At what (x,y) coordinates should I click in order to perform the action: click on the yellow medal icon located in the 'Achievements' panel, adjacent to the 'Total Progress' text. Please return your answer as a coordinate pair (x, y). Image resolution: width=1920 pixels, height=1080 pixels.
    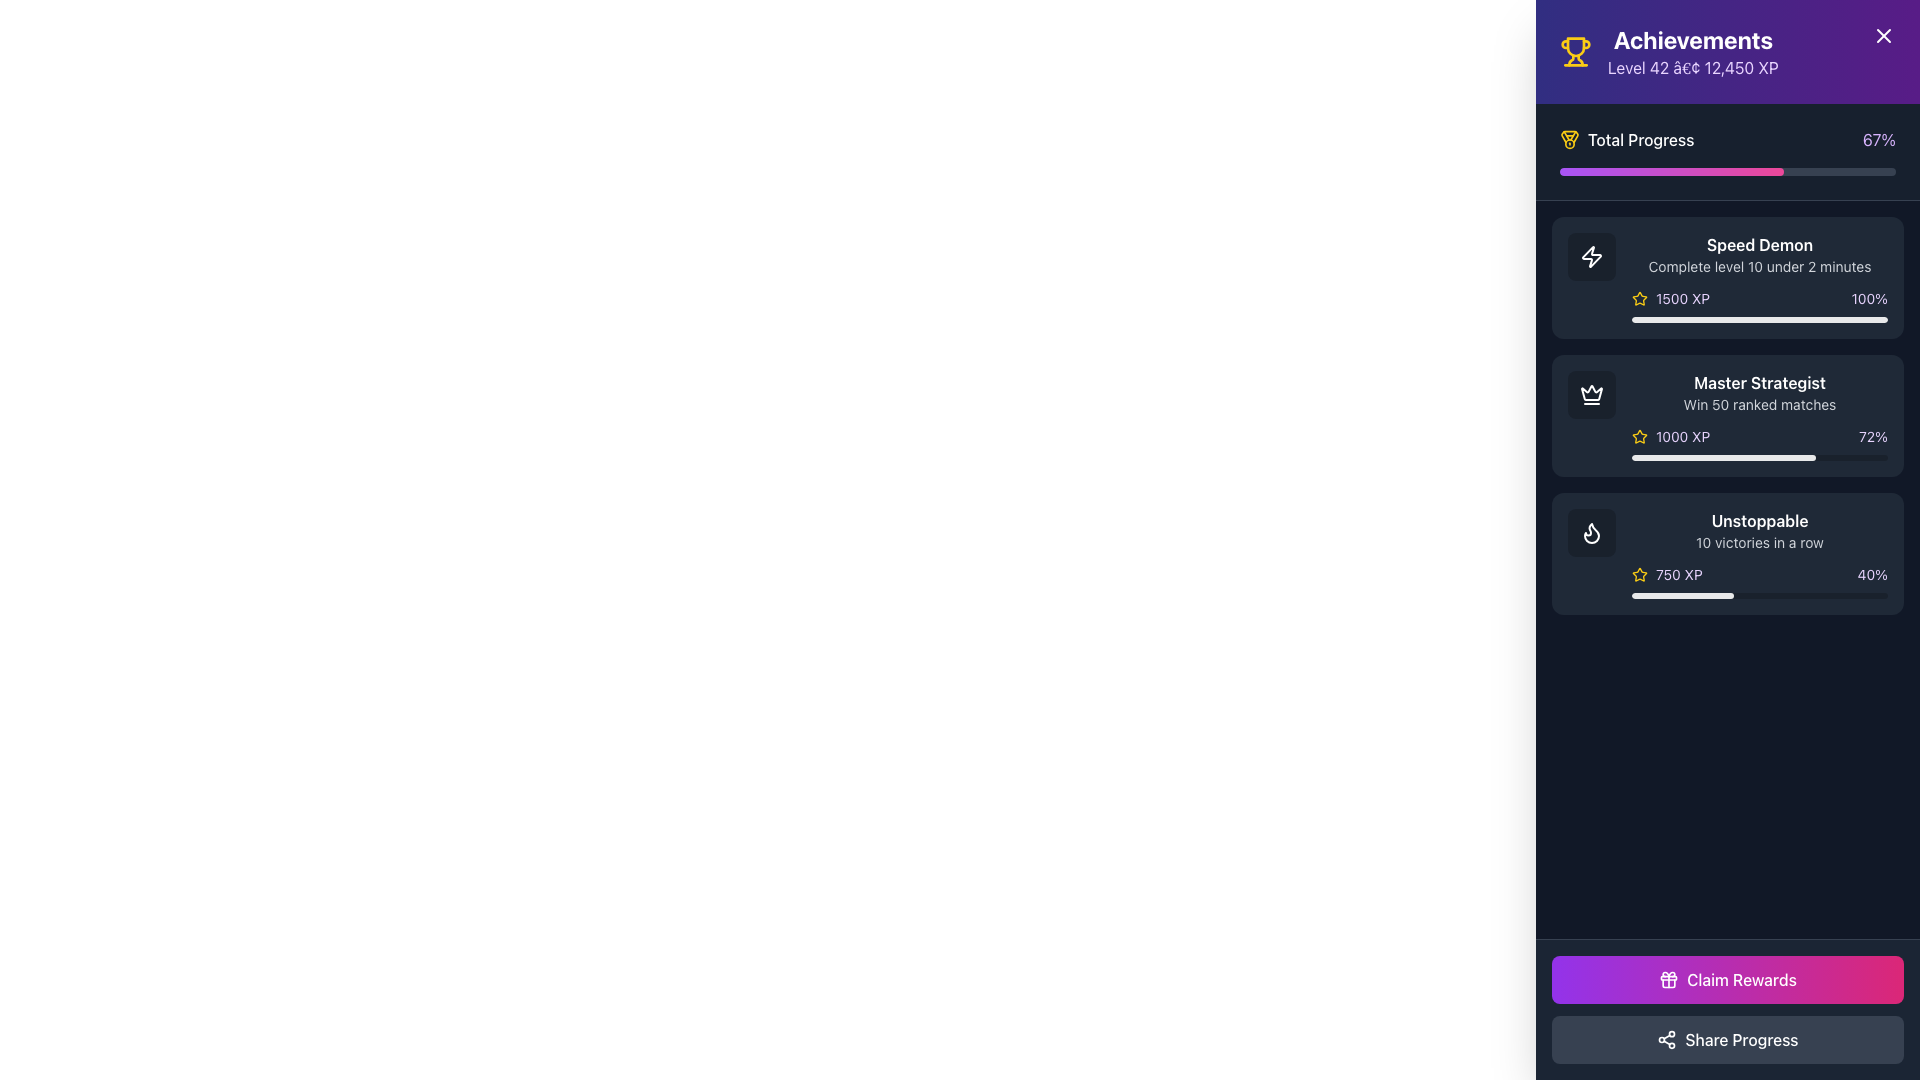
    Looking at the image, I should click on (1568, 136).